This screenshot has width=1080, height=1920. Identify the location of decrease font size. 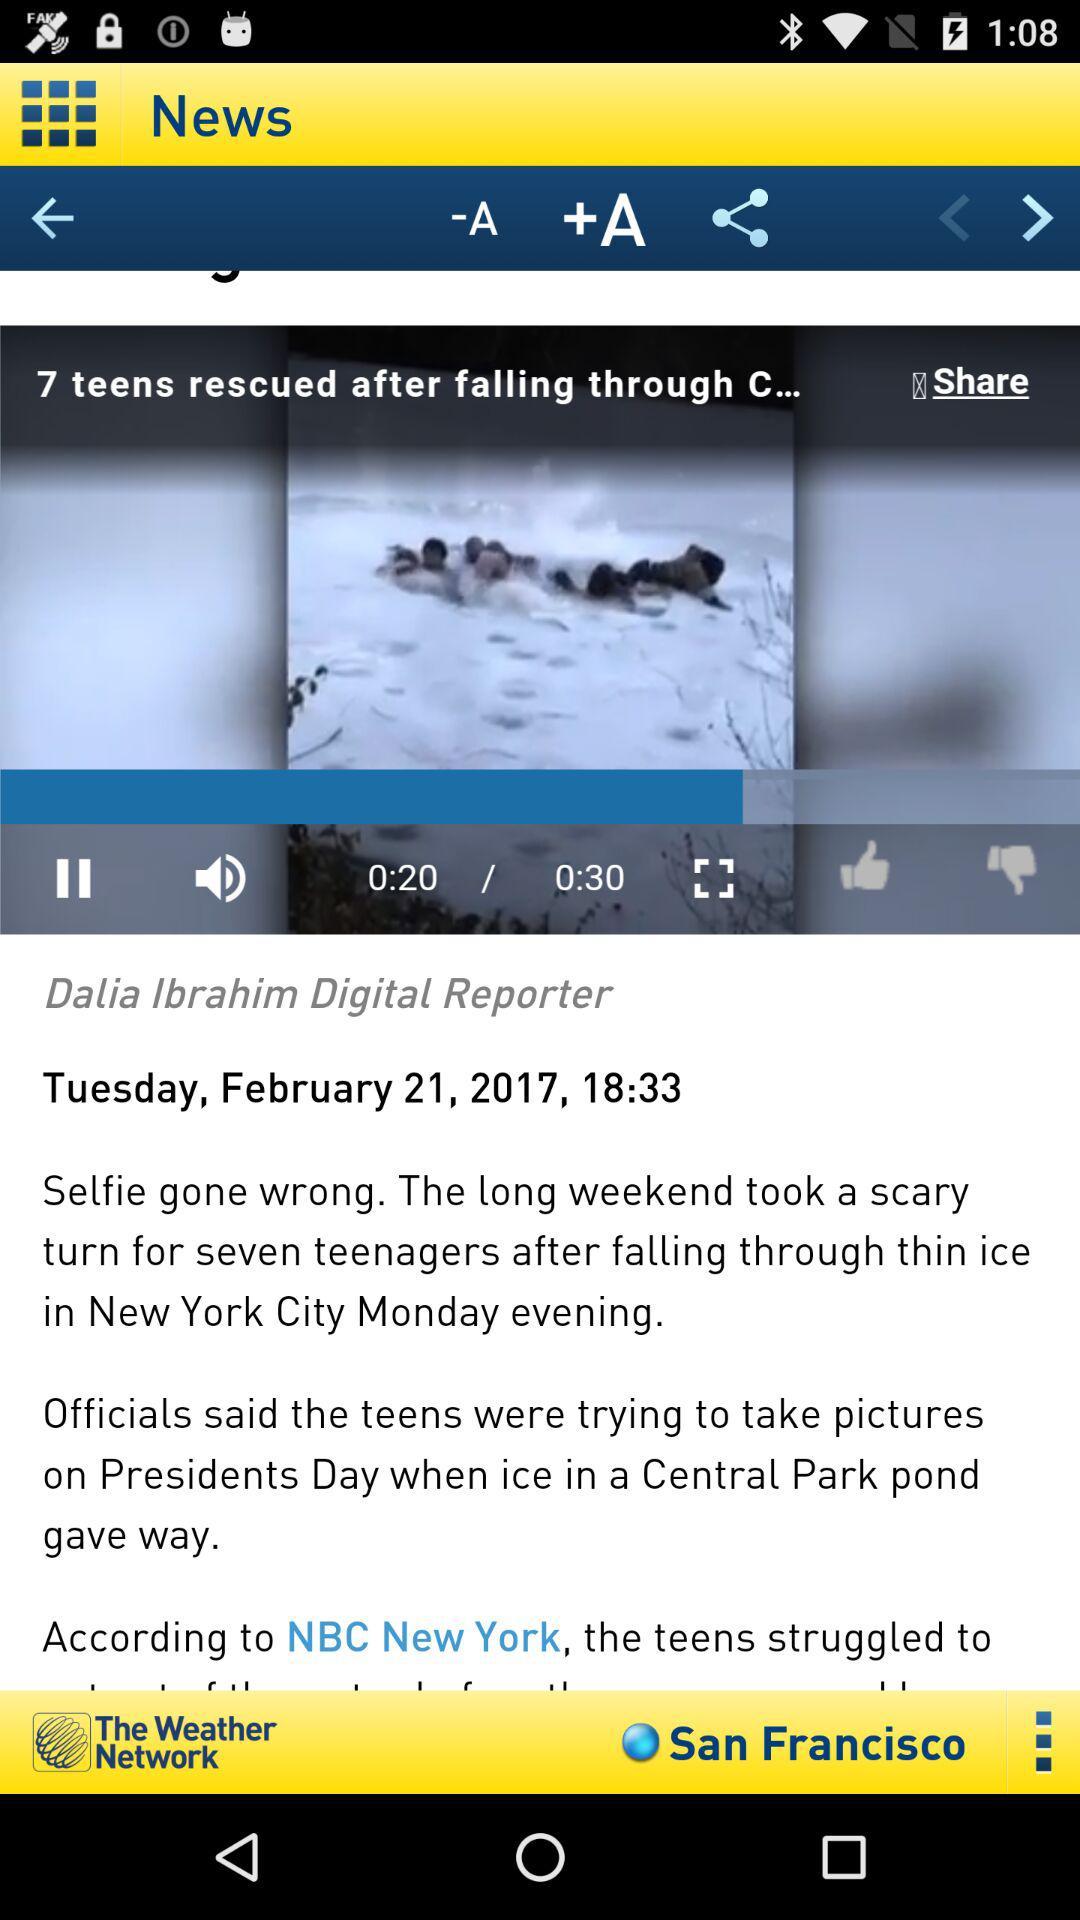
(474, 218).